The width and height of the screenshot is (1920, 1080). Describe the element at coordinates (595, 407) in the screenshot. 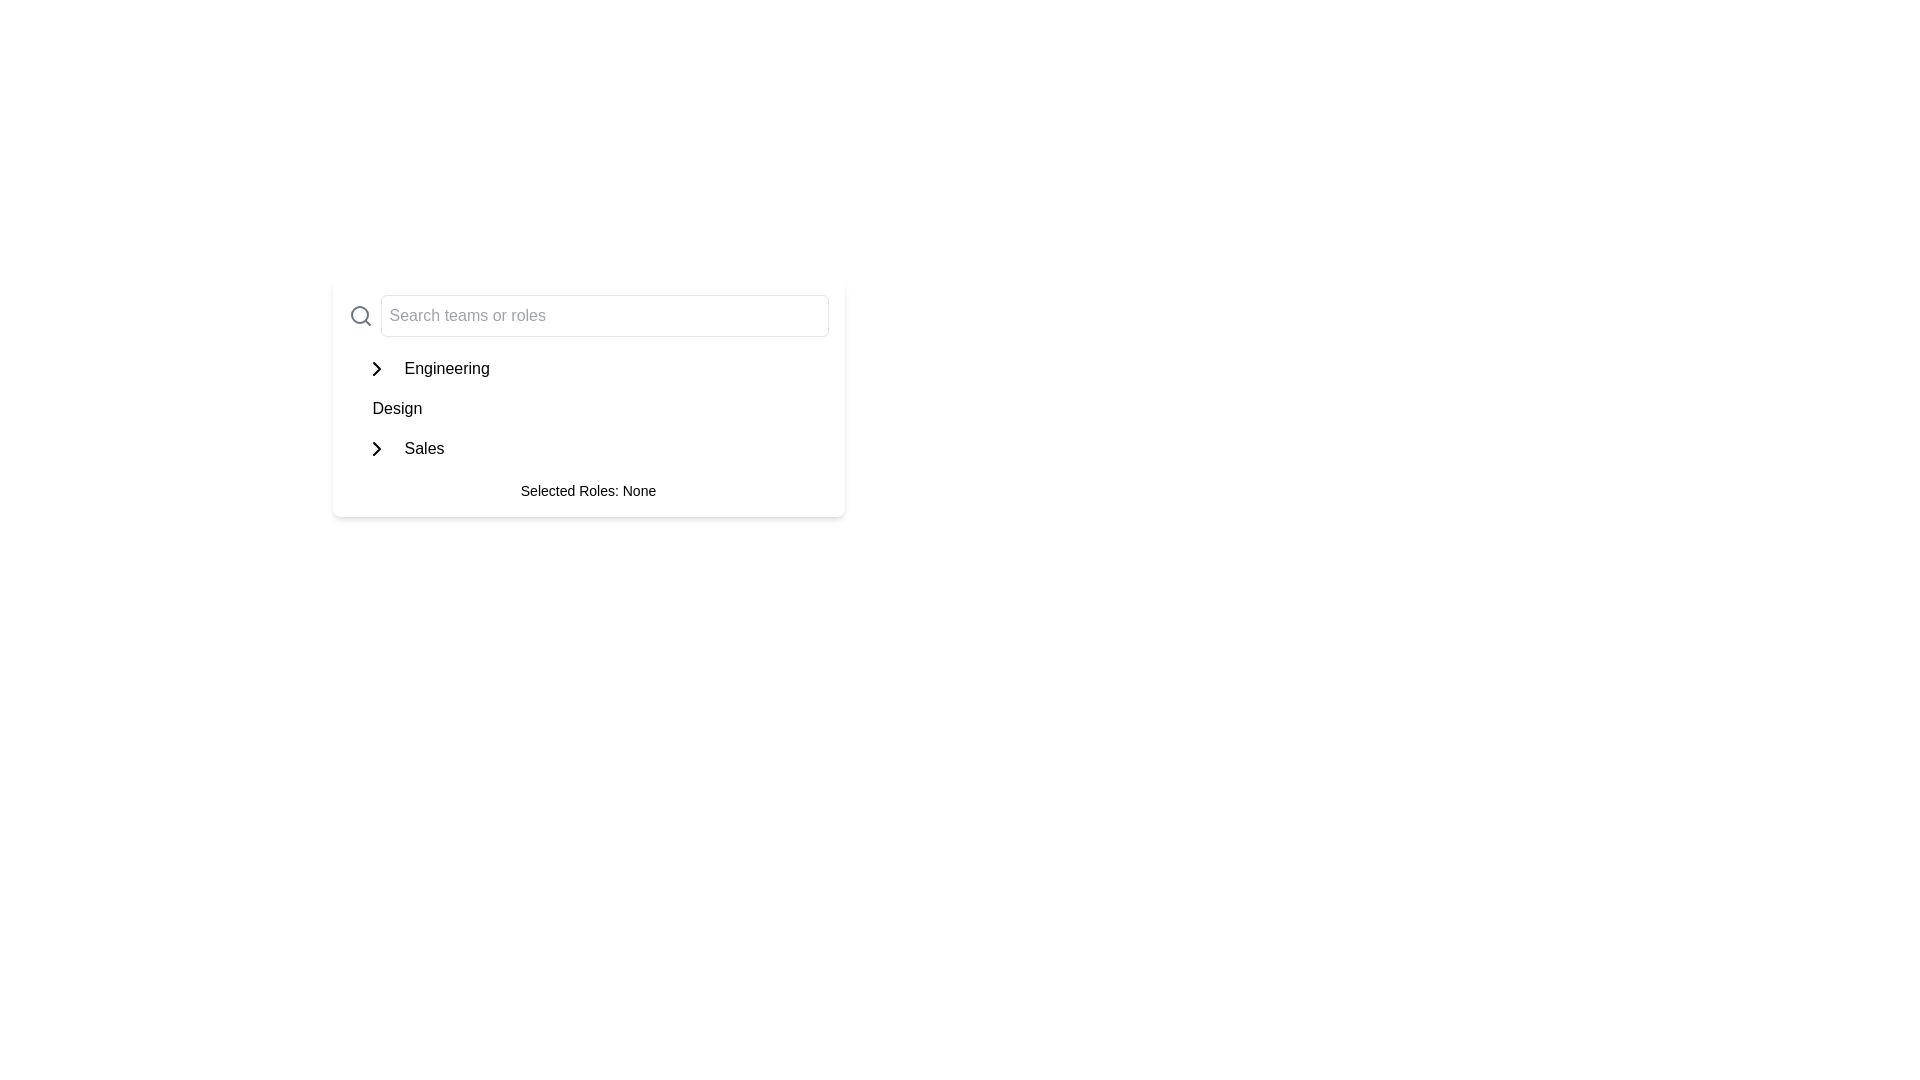

I see `the interactive list item labeled 'Design', which is the second item in a vertical list of navigational options` at that location.